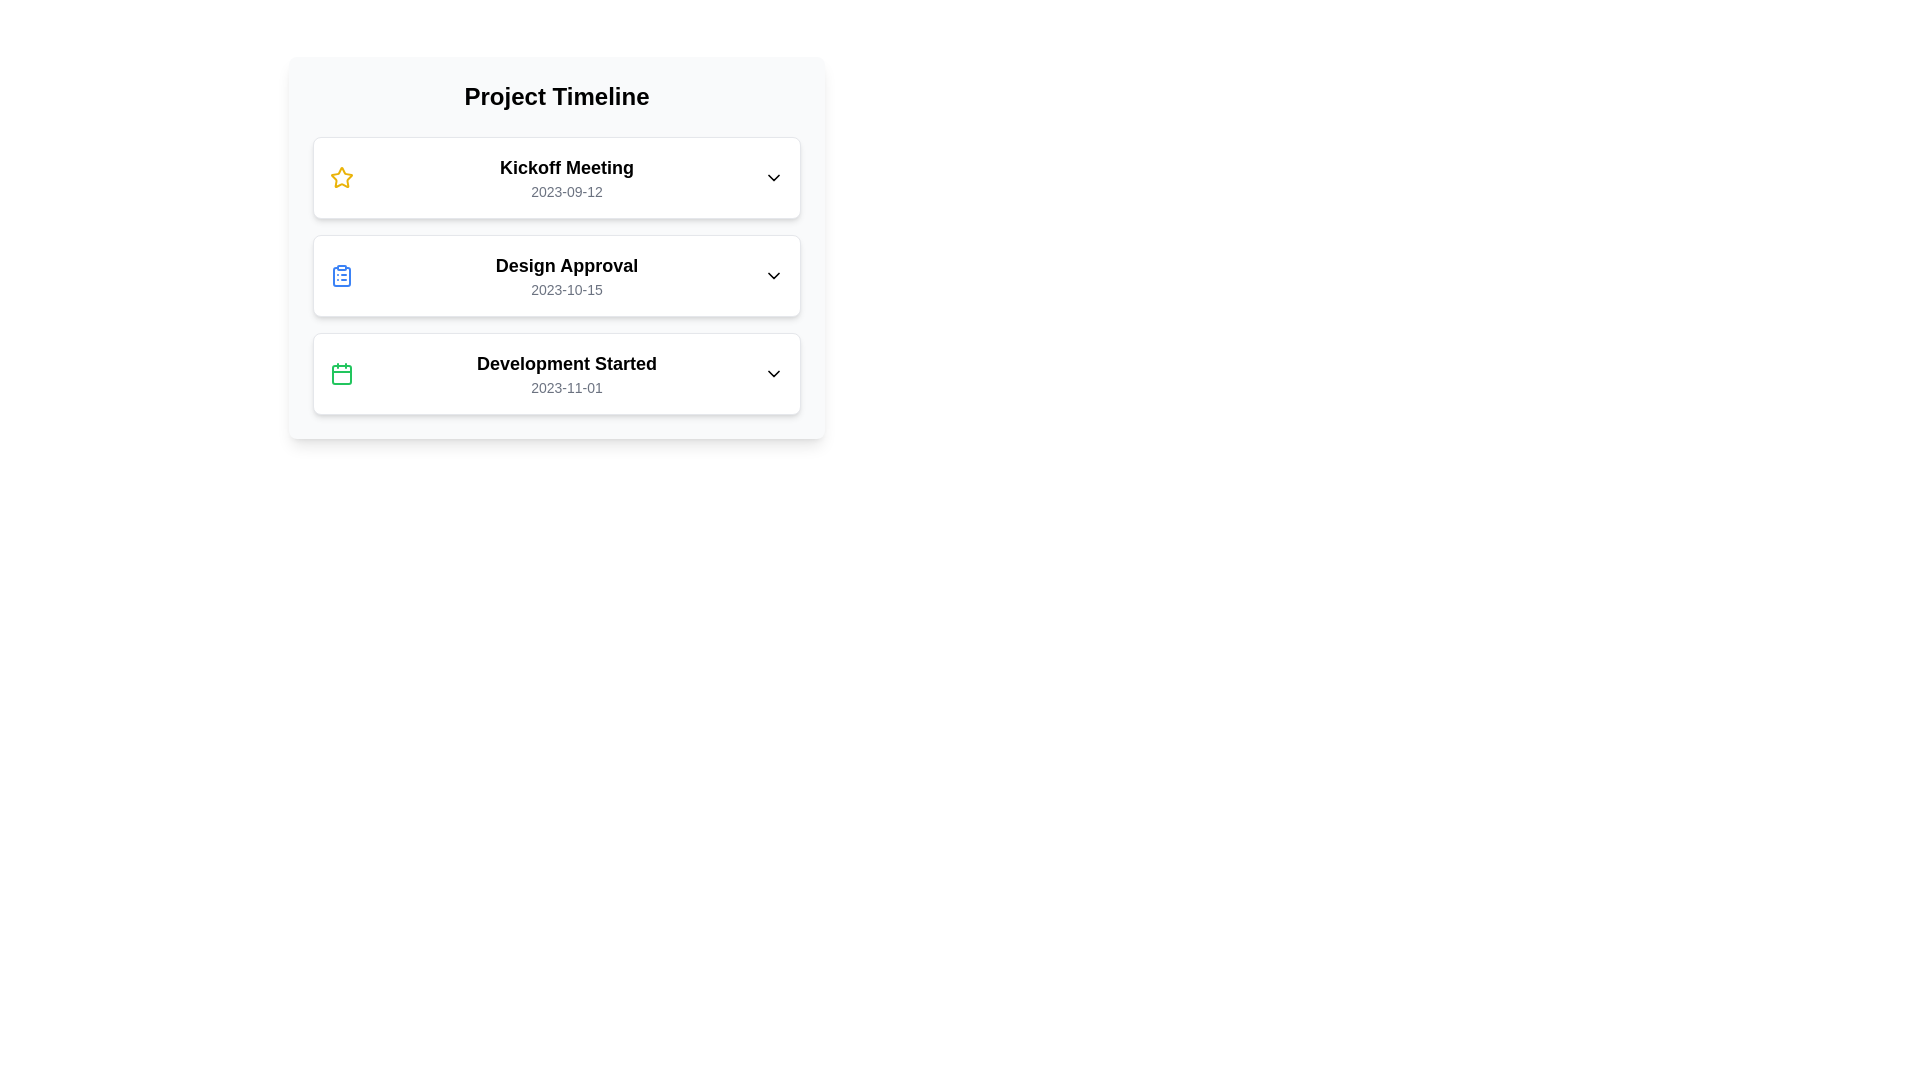 The image size is (1920, 1080). What do you see at coordinates (565, 167) in the screenshot?
I see `the text element 'Kickoff Meeting' which is the first entry in the segmented list under 'Project Timeline'` at bounding box center [565, 167].